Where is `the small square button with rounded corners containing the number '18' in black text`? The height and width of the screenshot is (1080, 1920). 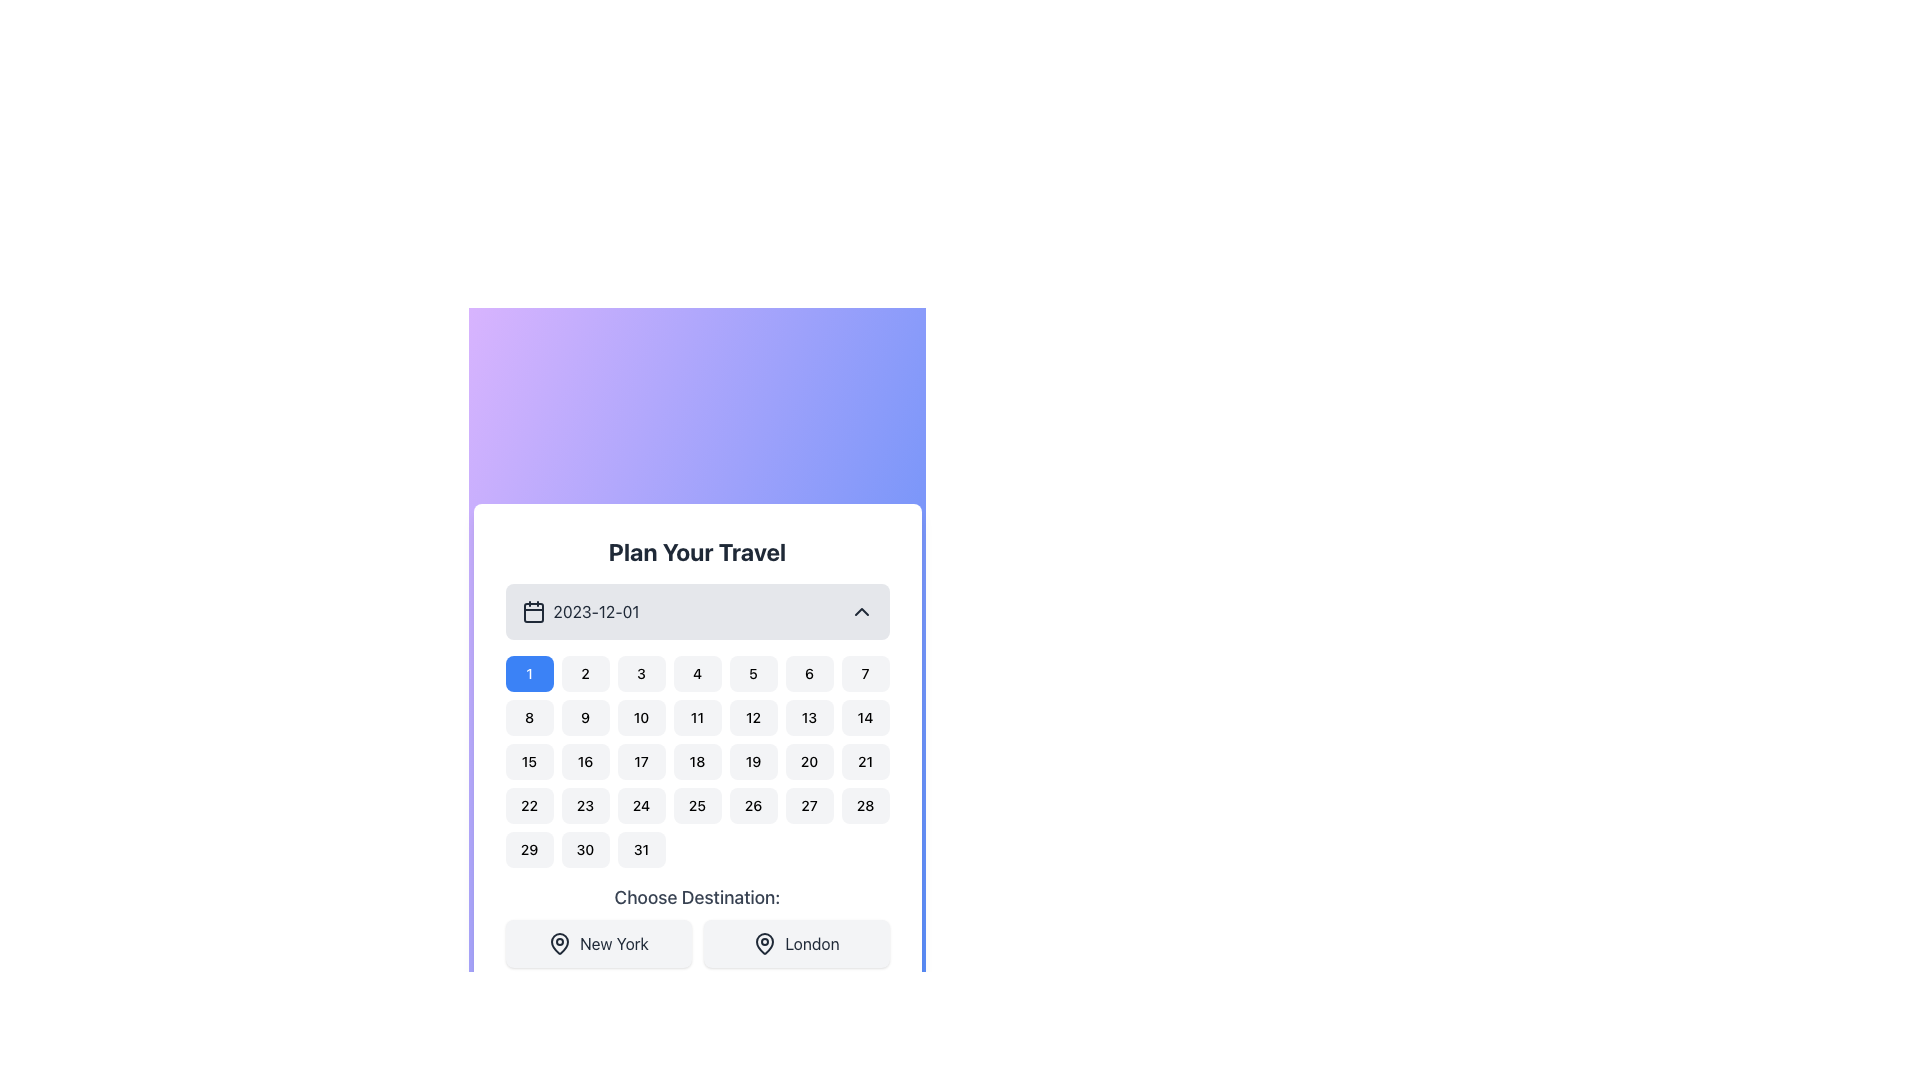
the small square button with rounded corners containing the number '18' in black text is located at coordinates (697, 762).